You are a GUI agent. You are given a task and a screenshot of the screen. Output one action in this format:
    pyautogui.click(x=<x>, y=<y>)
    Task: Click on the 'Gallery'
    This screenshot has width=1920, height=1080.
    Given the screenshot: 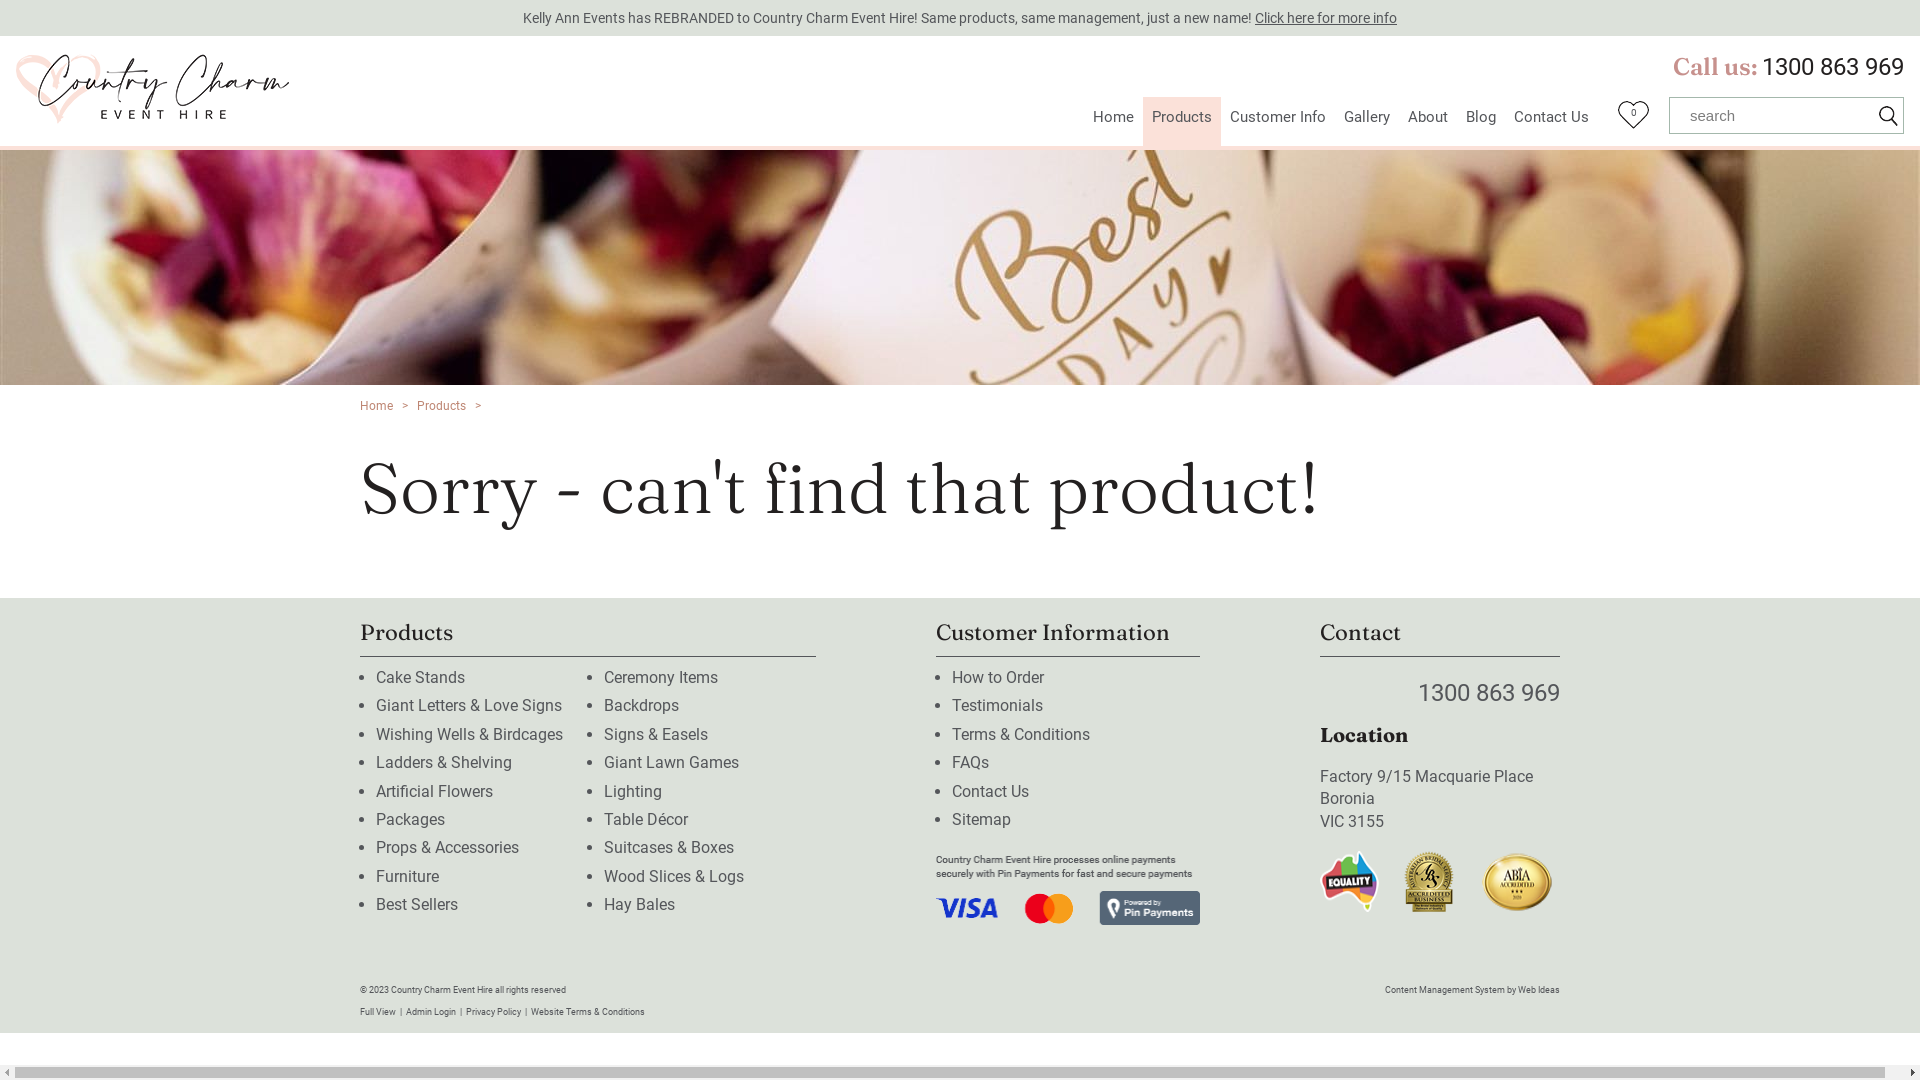 What is the action you would take?
    pyautogui.click(x=1334, y=121)
    